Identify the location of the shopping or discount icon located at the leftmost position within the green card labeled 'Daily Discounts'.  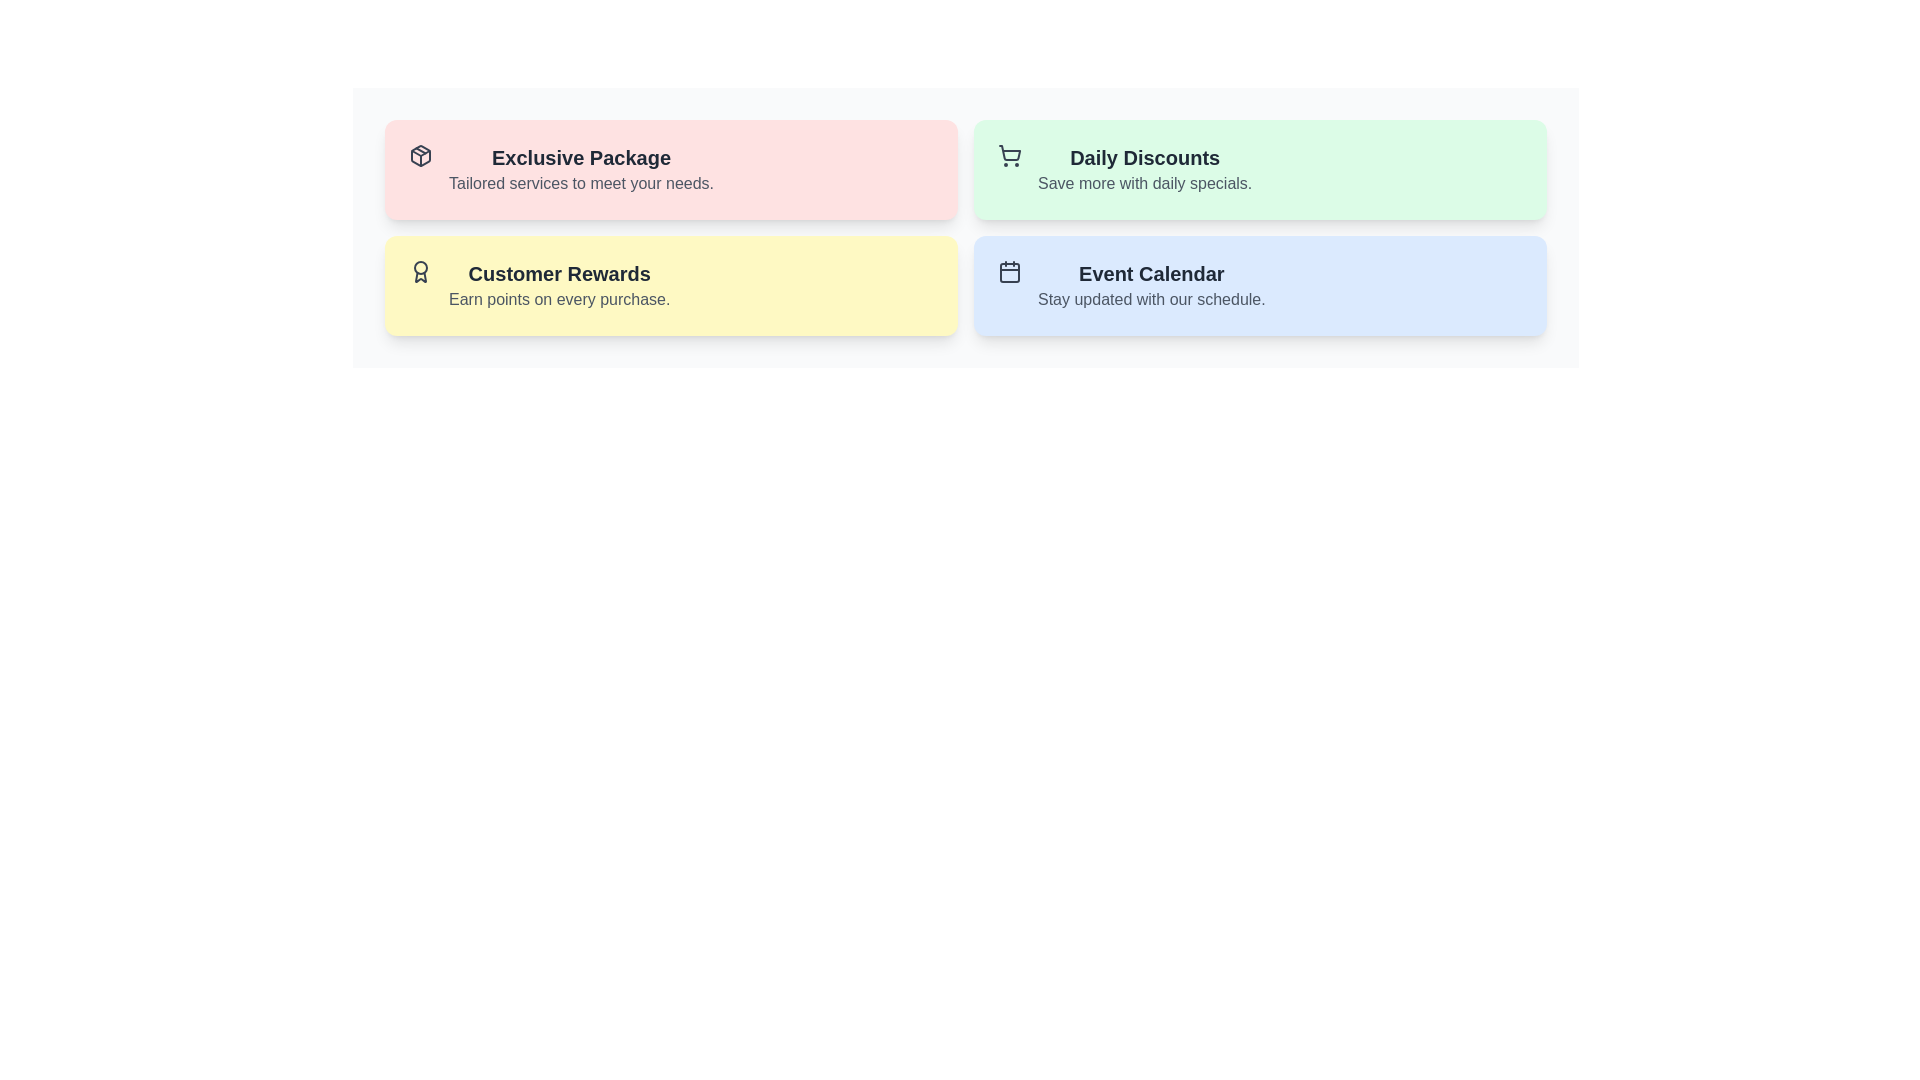
(1009, 154).